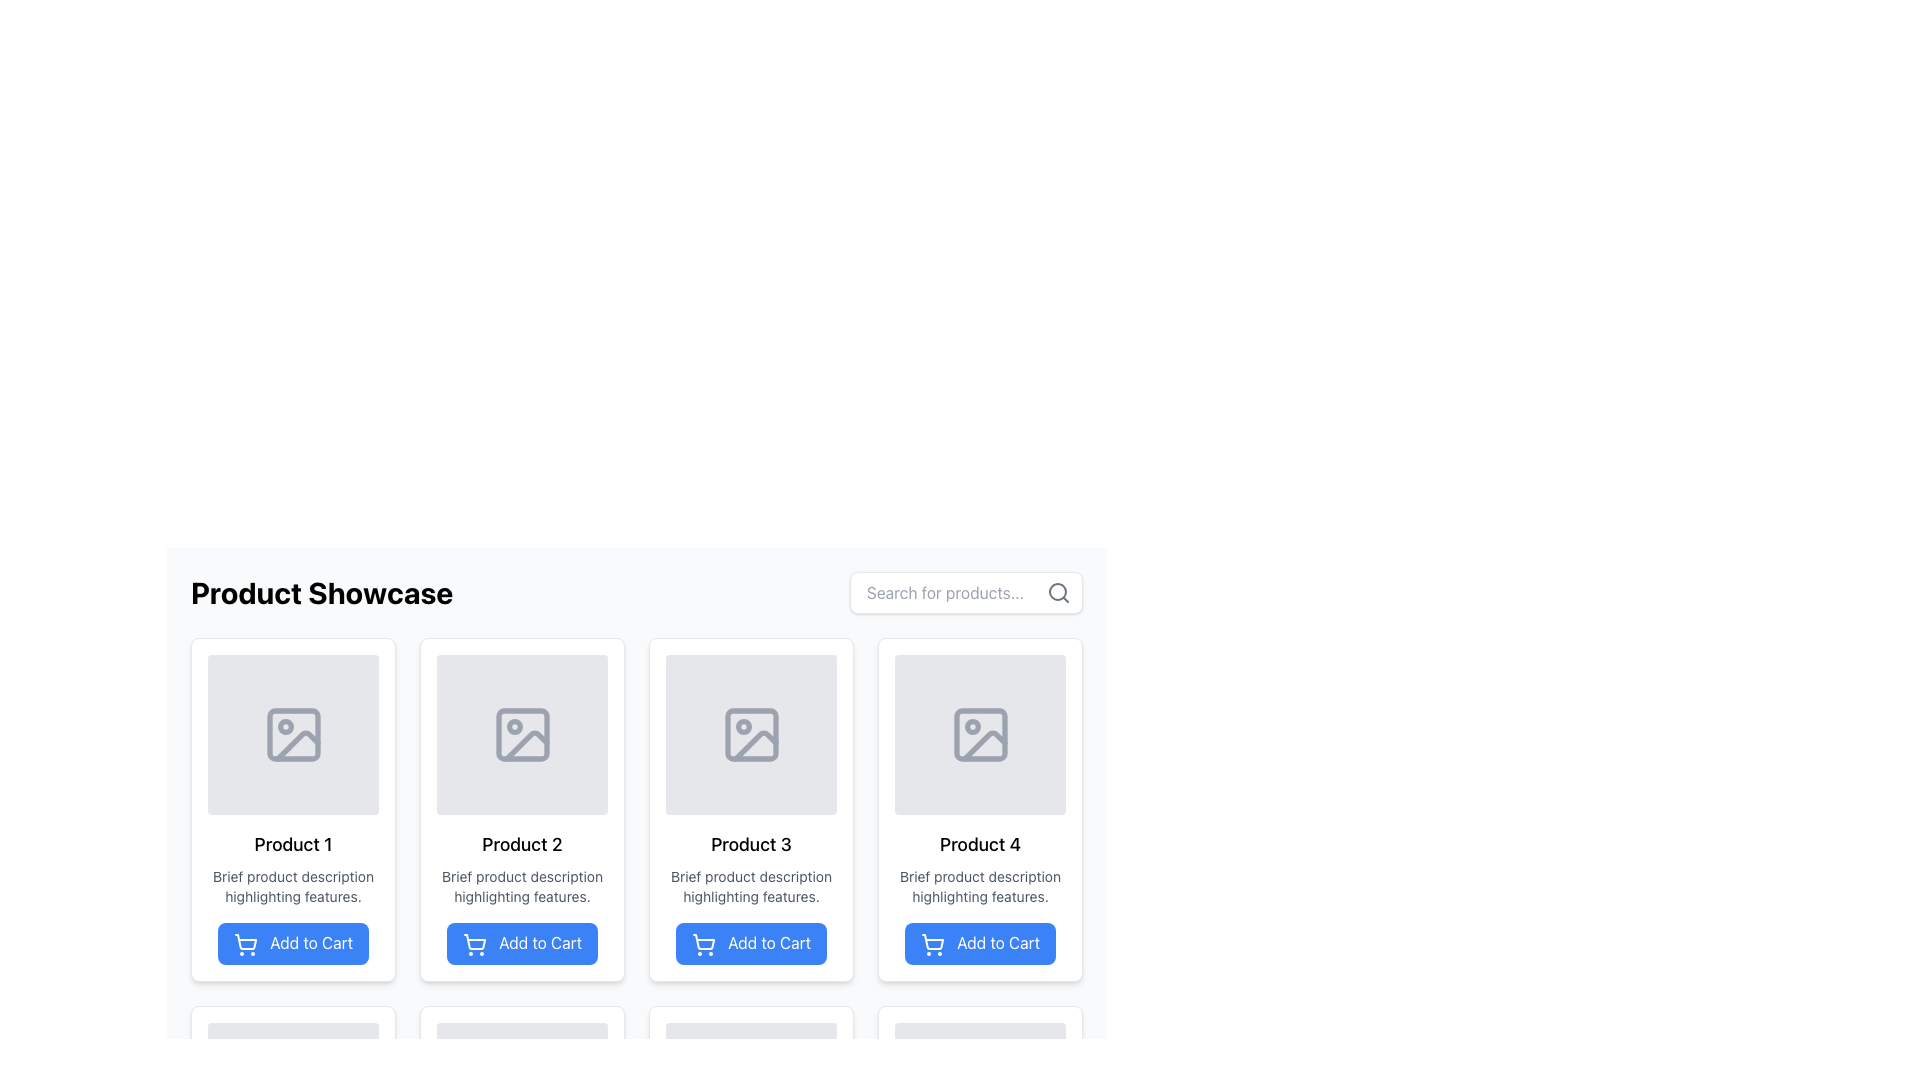 This screenshot has width=1920, height=1080. I want to click on the icon element that appears as a slanted line within the second product card of the product showcase grid, so click(526, 746).